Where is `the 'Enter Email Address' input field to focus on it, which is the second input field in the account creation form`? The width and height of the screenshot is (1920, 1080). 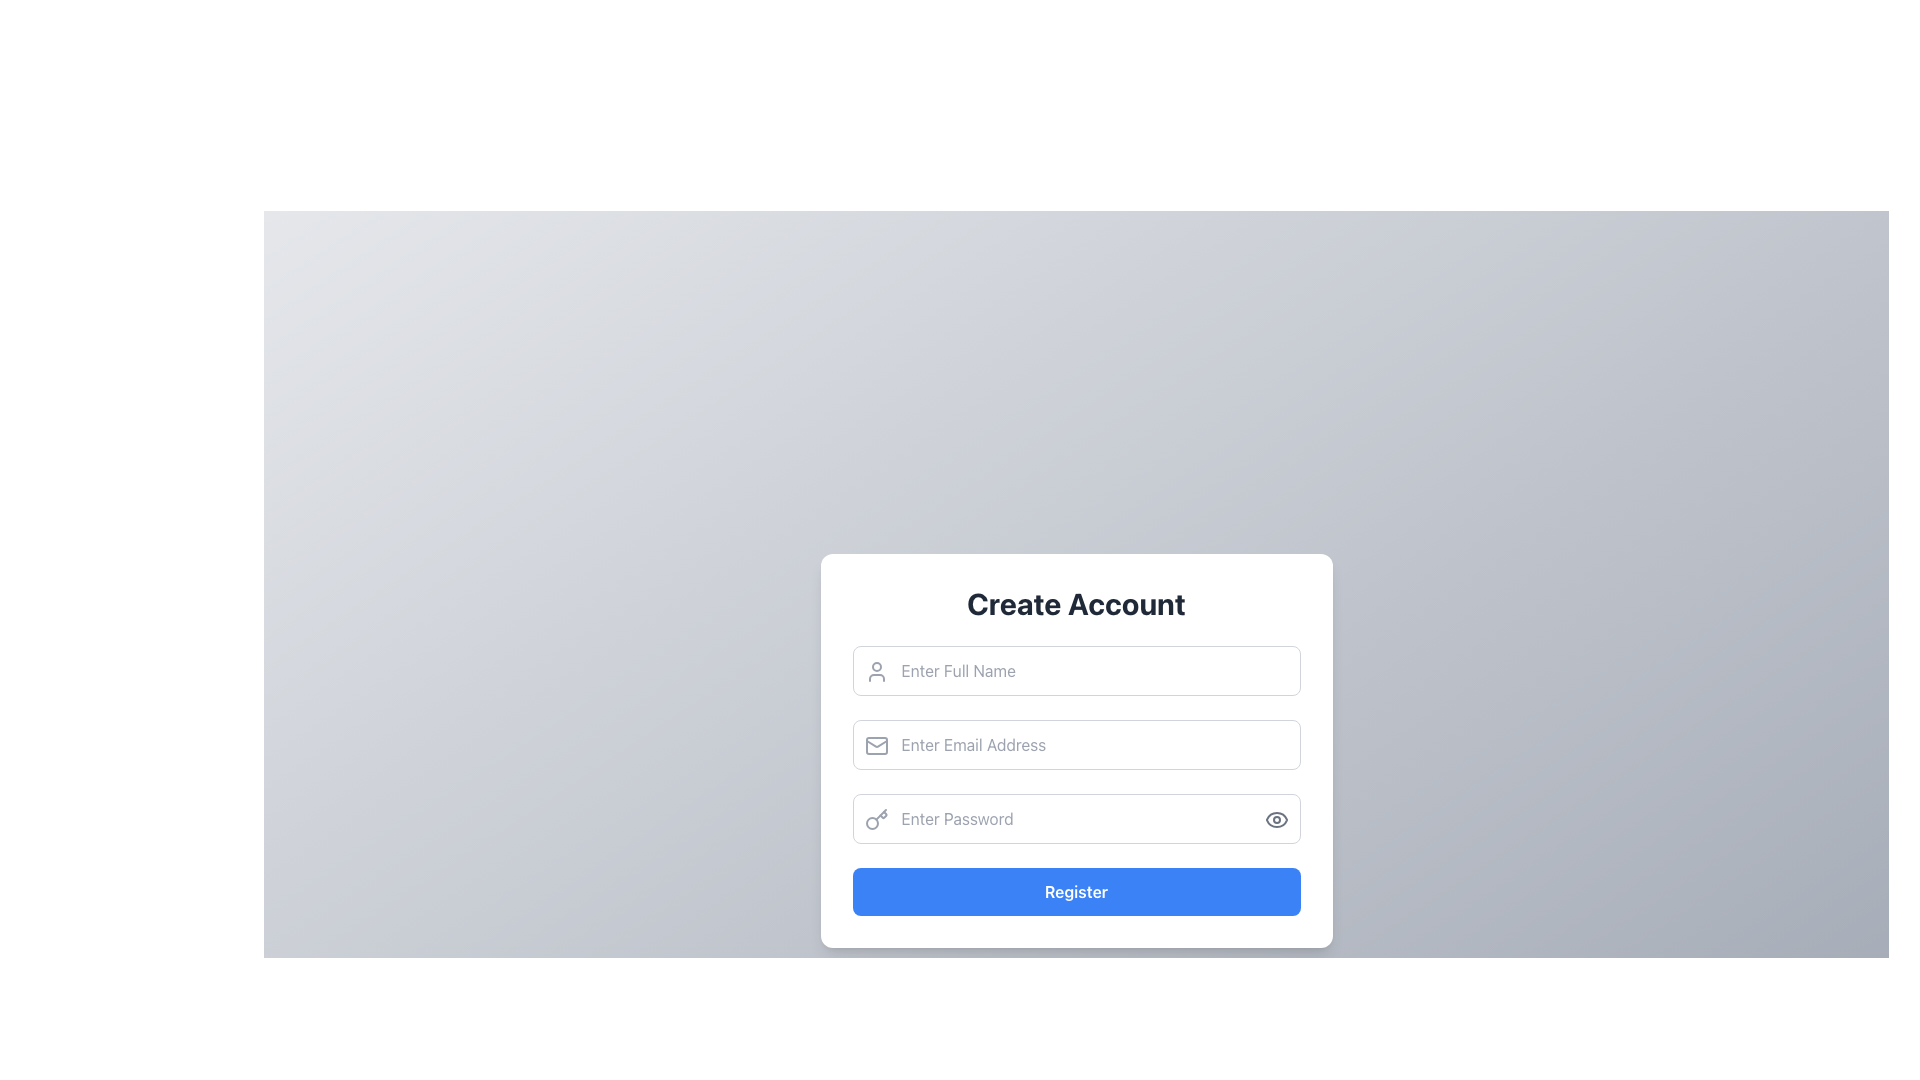 the 'Enter Email Address' input field to focus on it, which is the second input field in the account creation form is located at coordinates (1075, 751).